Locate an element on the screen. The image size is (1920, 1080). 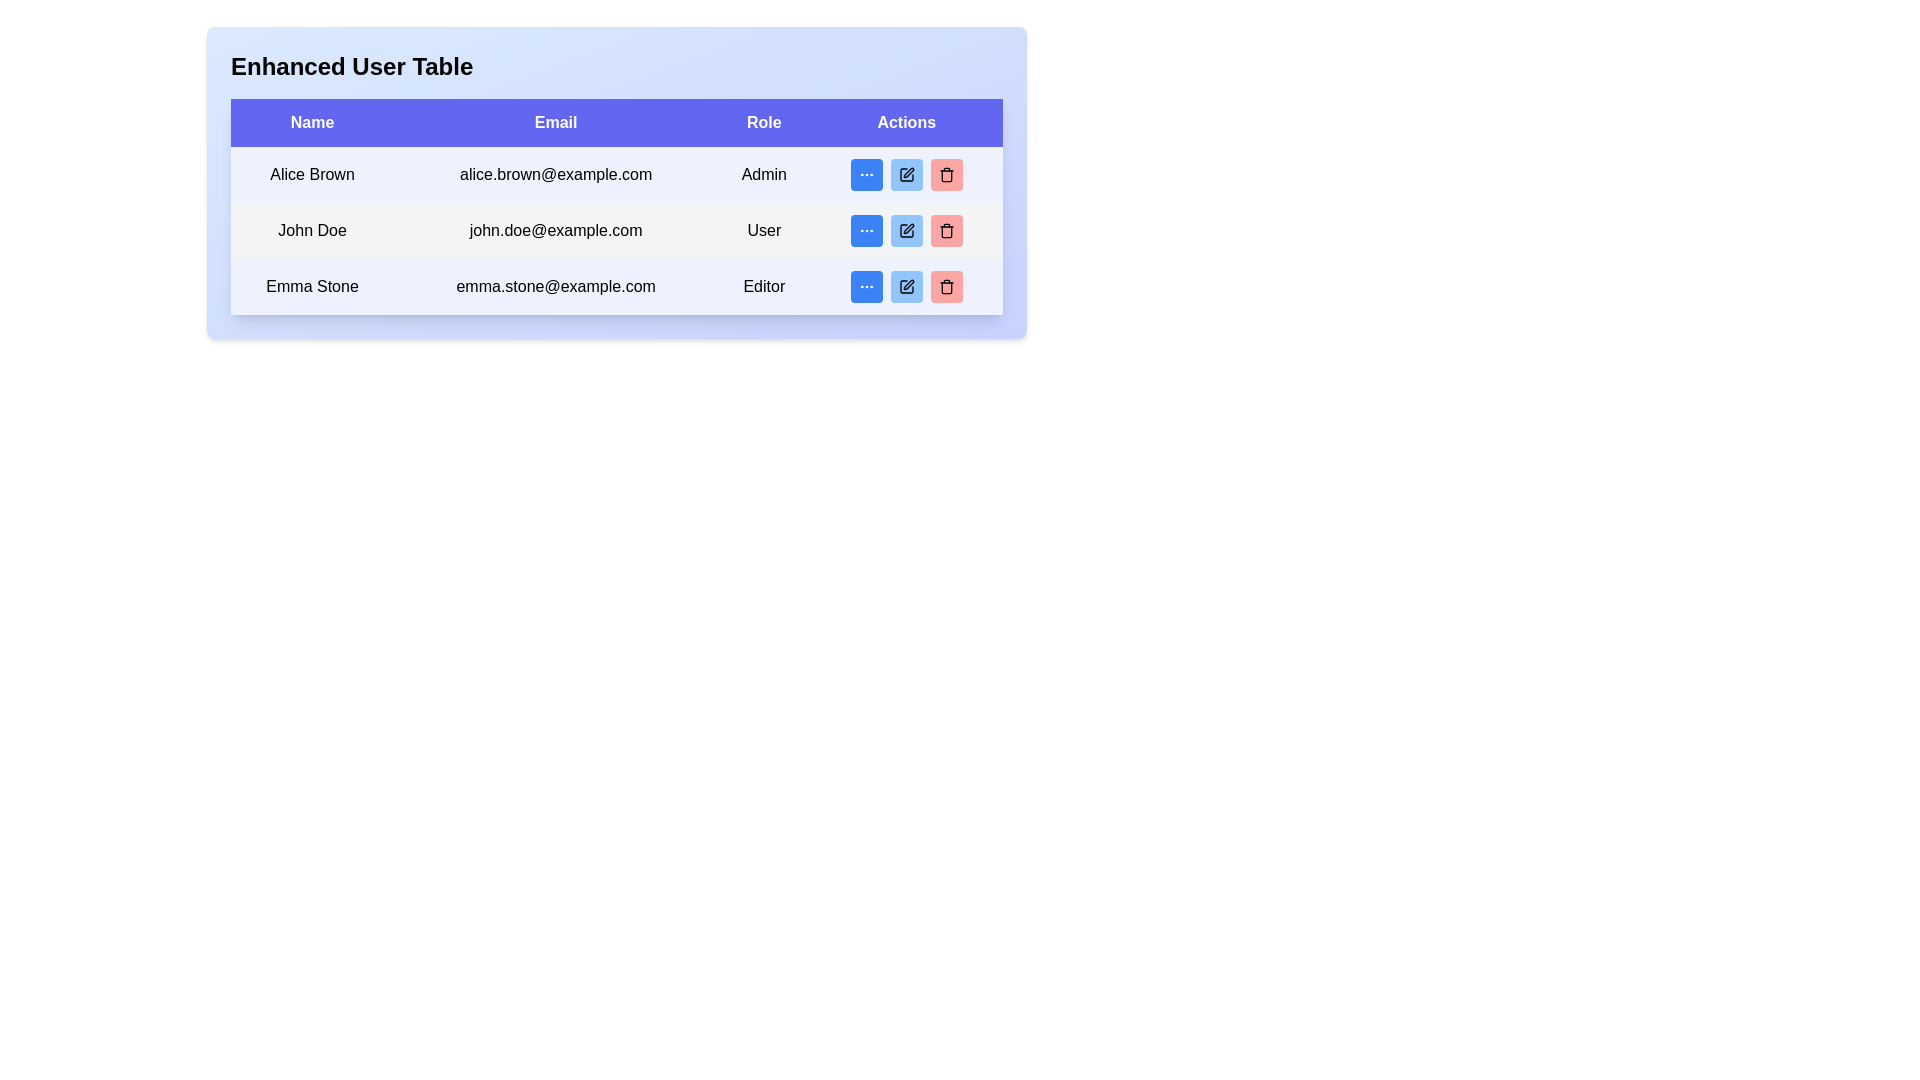
the delete button located in the 'Actions' column of the middle row in the table, which is the second button following the blue 'Edit' button is located at coordinates (945, 230).